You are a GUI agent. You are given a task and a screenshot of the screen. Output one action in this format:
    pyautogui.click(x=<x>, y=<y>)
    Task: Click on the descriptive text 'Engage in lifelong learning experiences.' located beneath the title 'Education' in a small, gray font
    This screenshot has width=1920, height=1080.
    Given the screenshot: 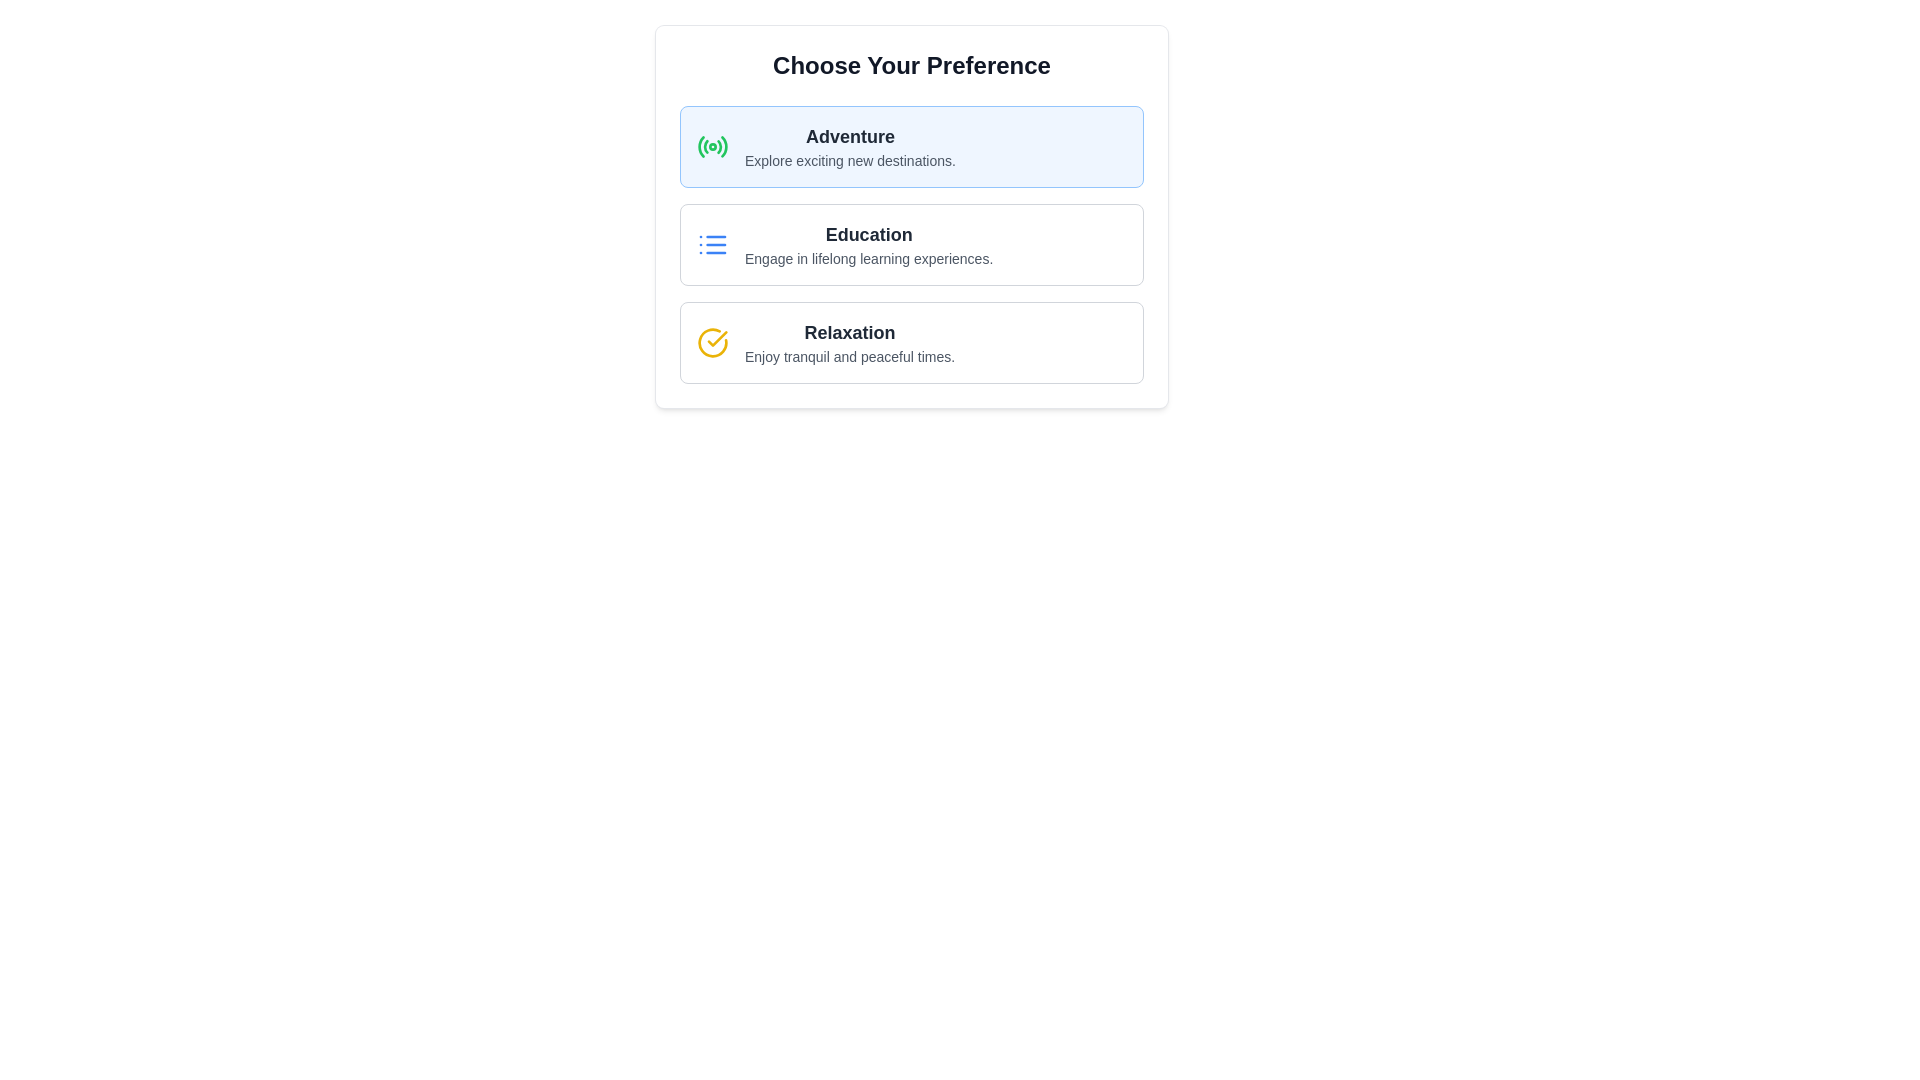 What is the action you would take?
    pyautogui.click(x=869, y=257)
    